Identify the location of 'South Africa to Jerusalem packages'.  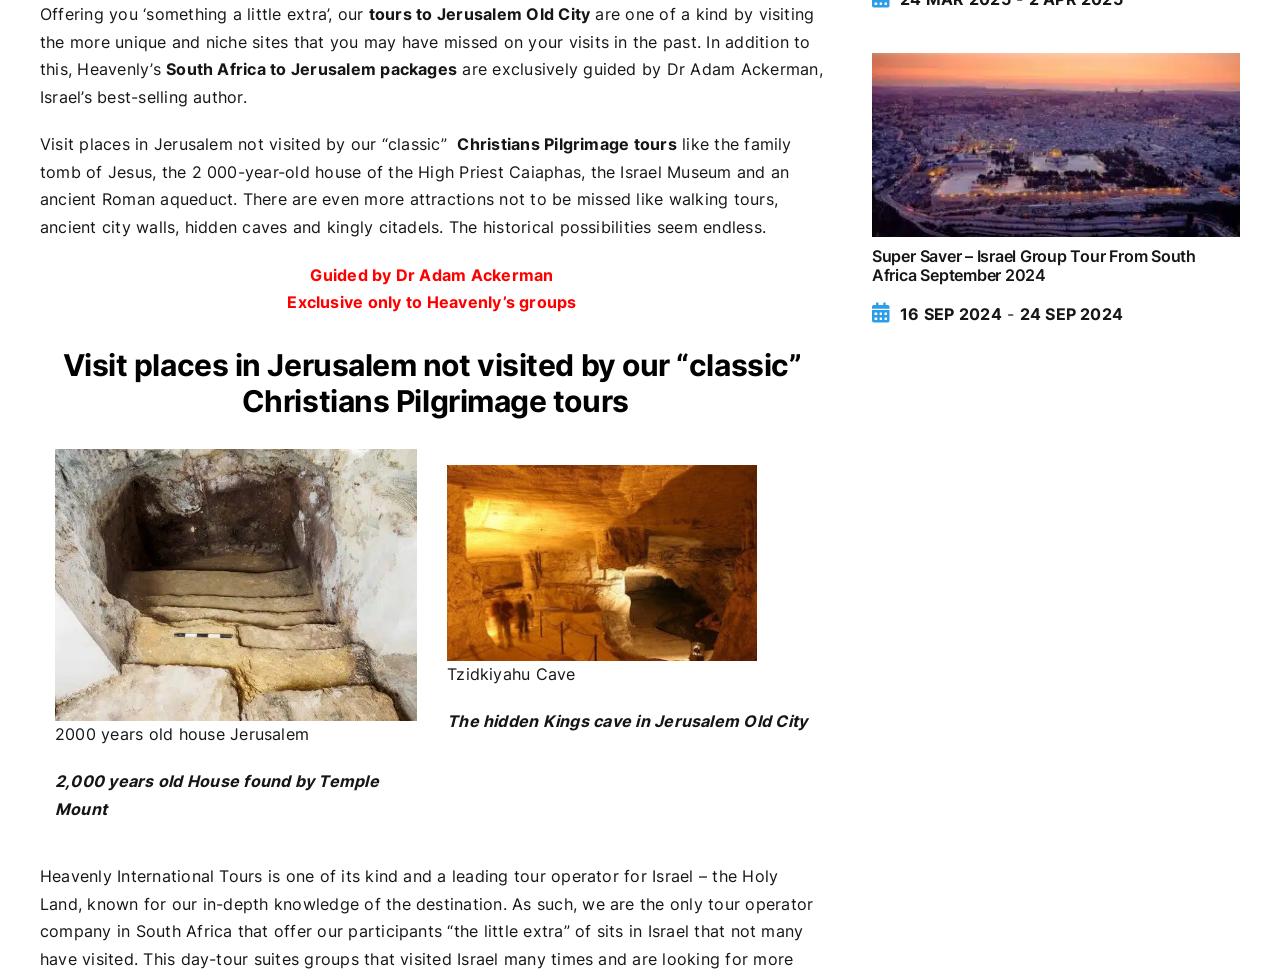
(310, 69).